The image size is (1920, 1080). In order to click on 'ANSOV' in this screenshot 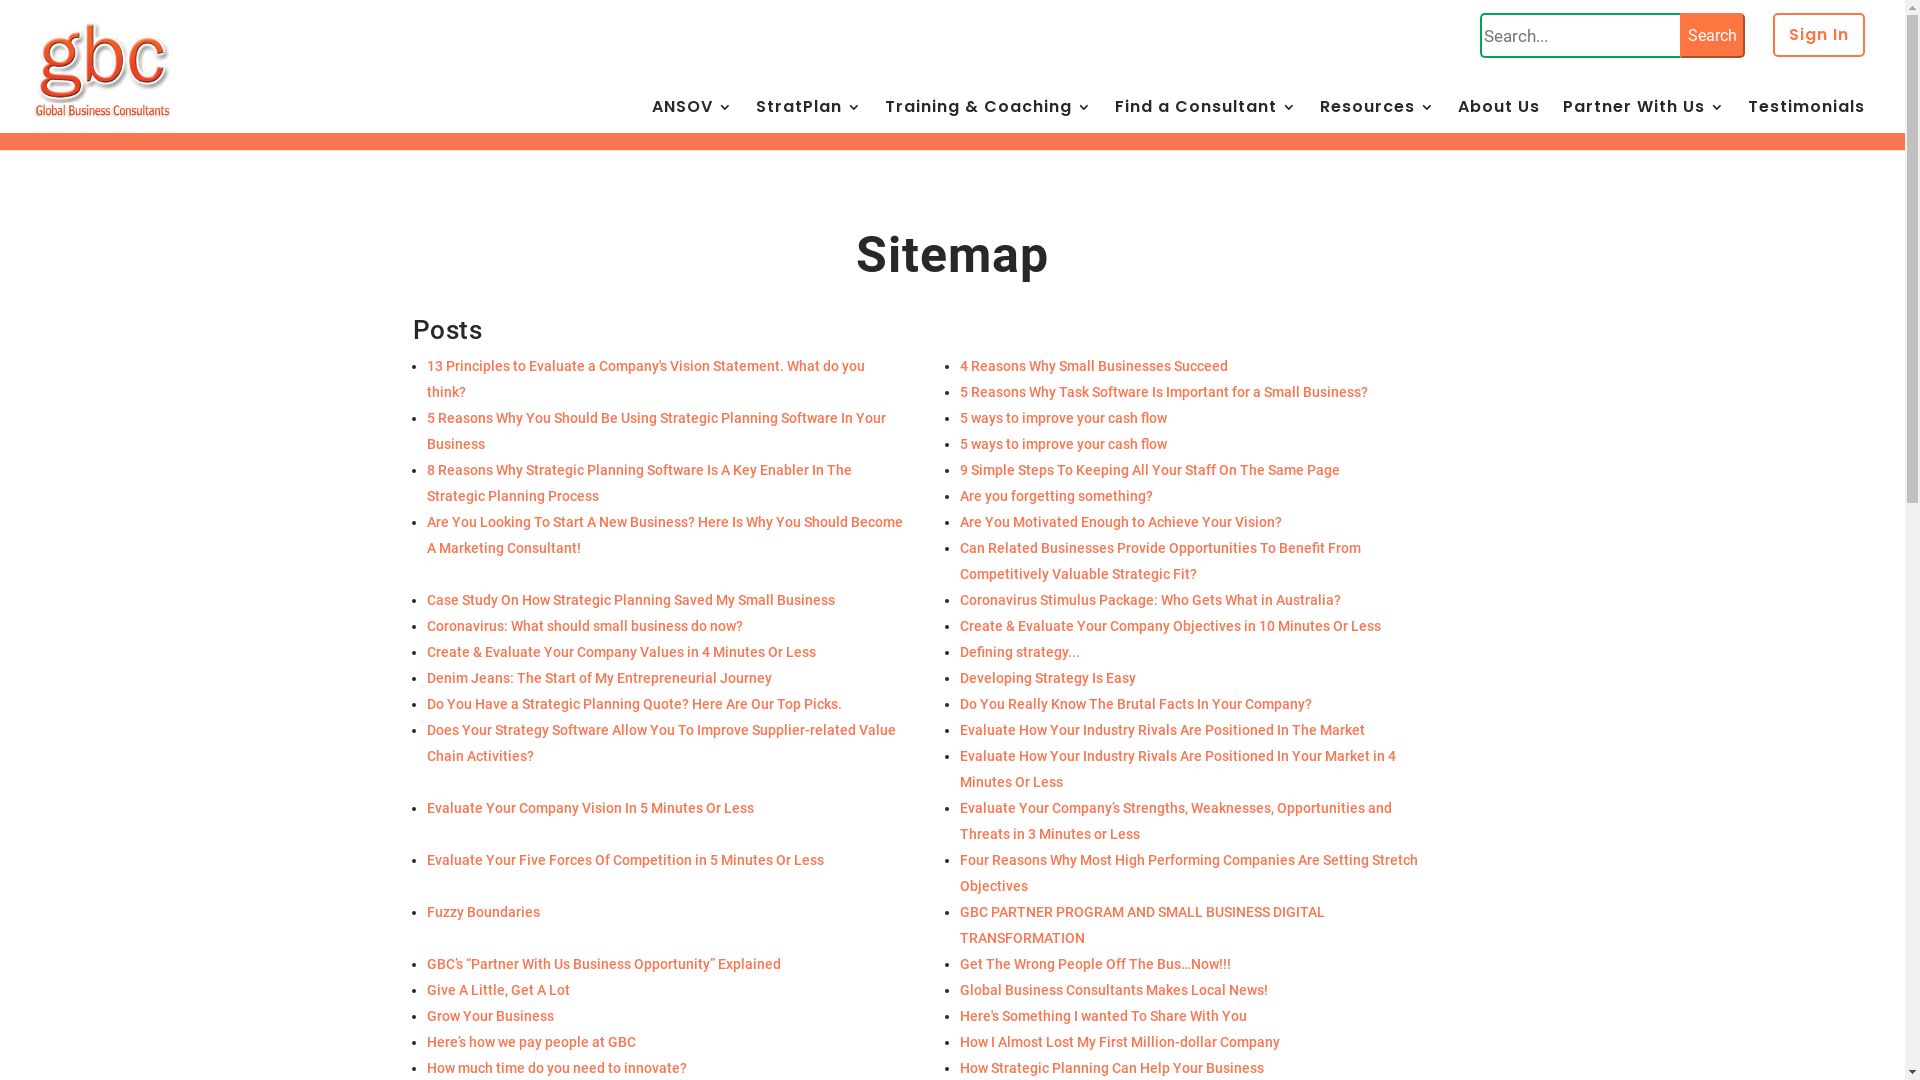, I will do `click(652, 119)`.